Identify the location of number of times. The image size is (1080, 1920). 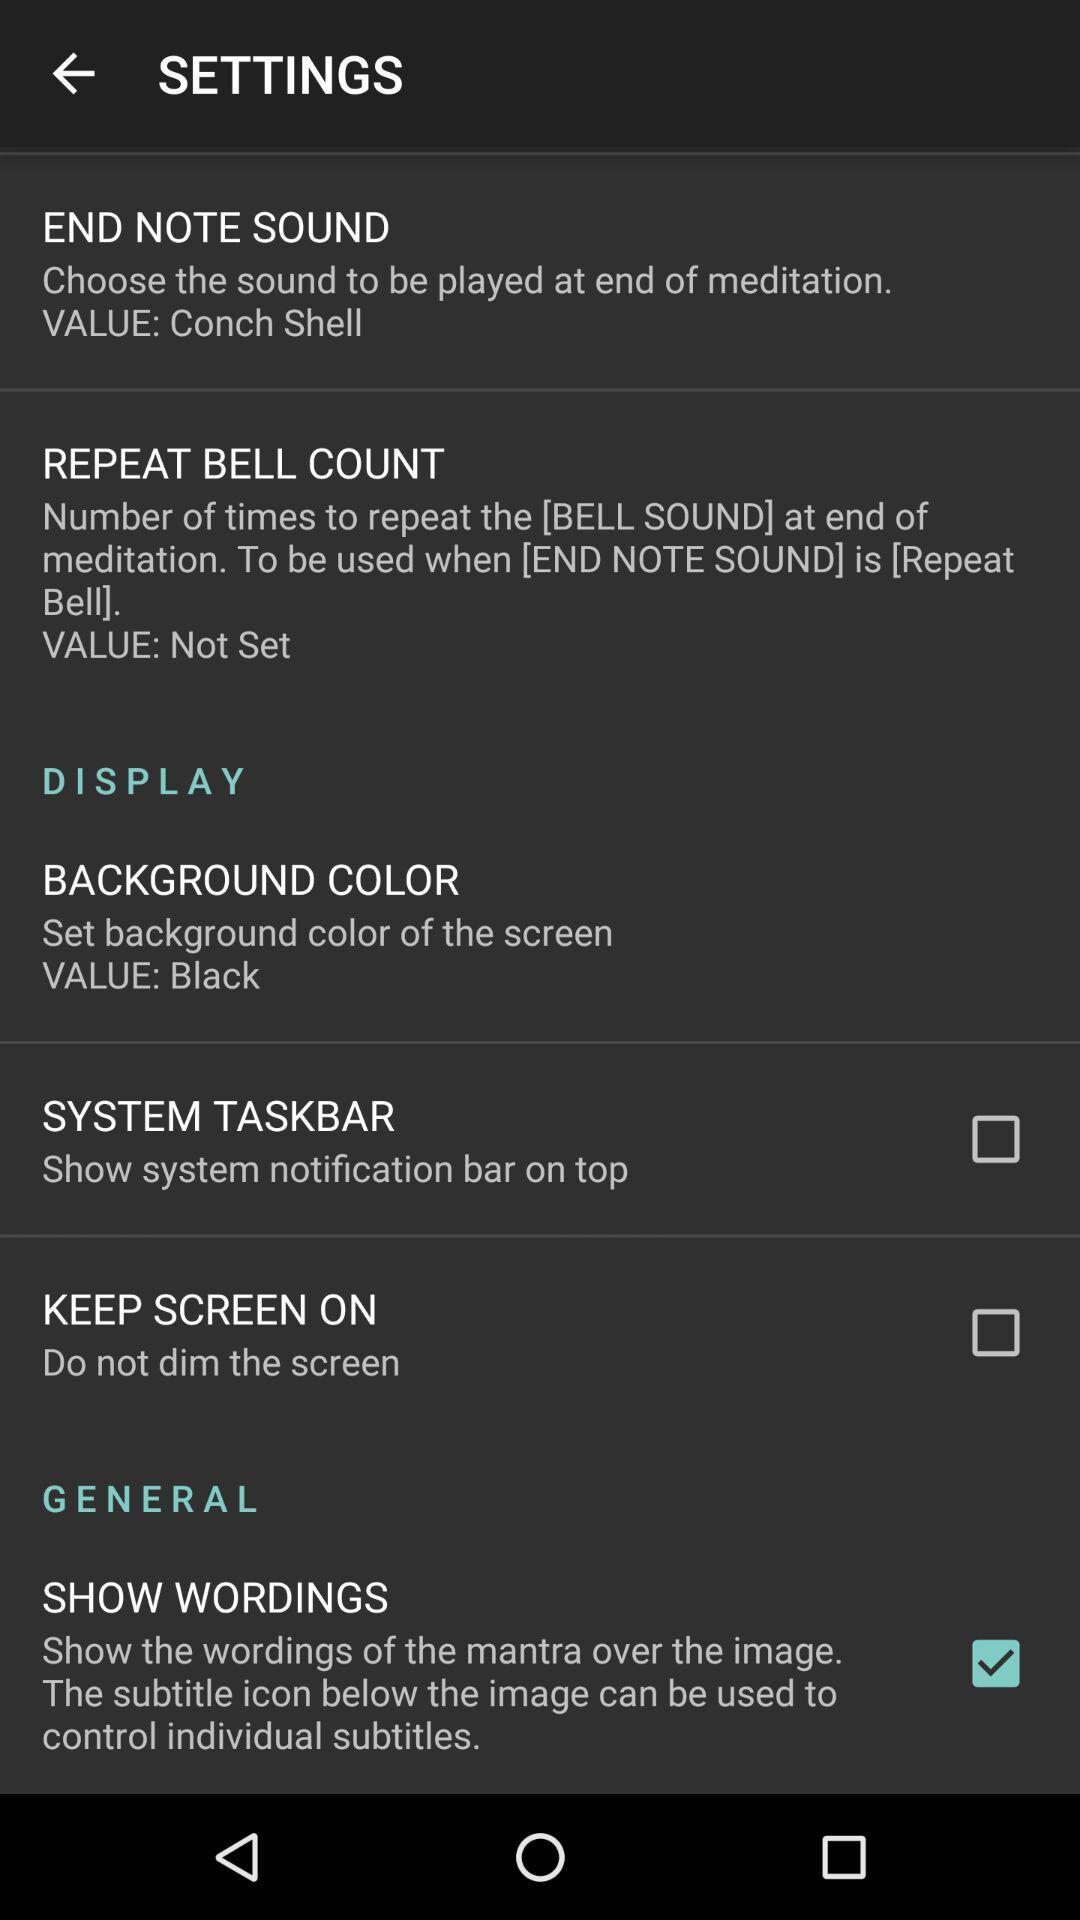
(540, 578).